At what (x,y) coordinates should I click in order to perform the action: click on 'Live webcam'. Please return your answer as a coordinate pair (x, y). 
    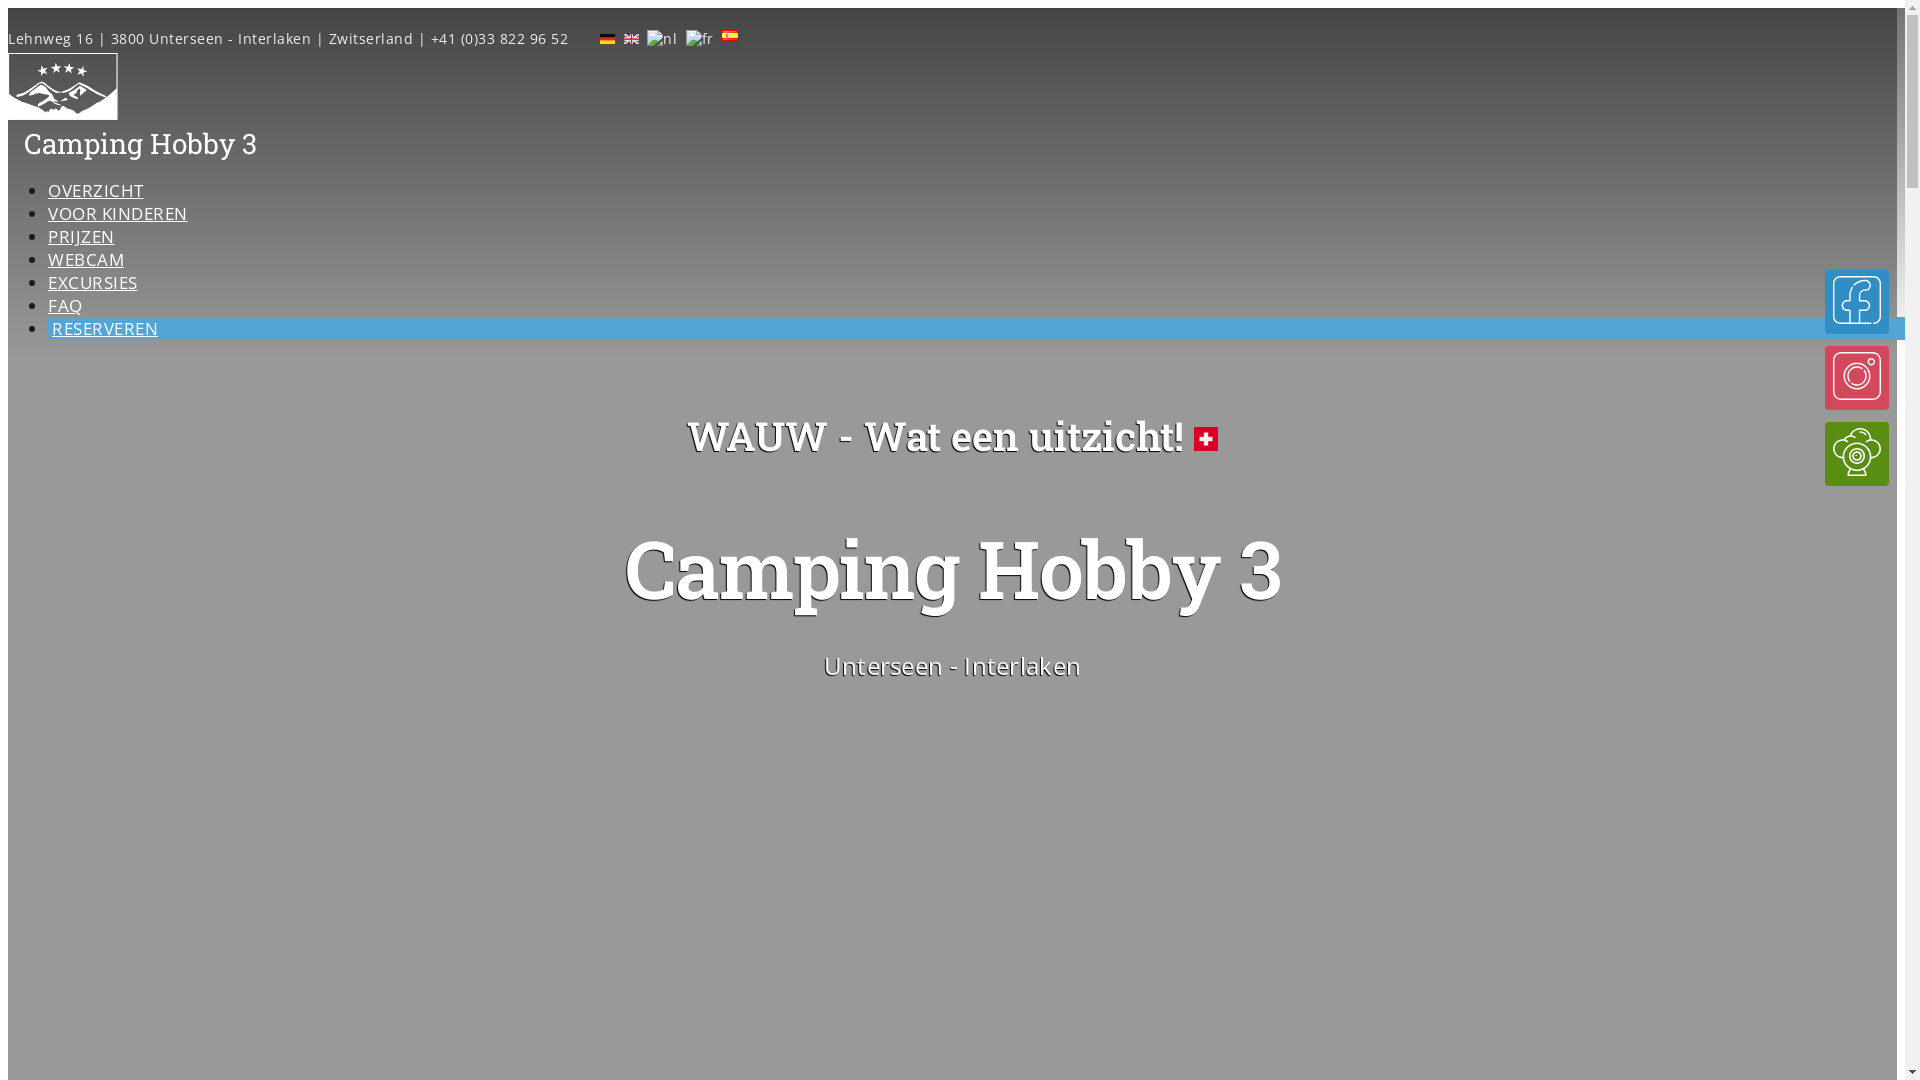
    Looking at the image, I should click on (1856, 454).